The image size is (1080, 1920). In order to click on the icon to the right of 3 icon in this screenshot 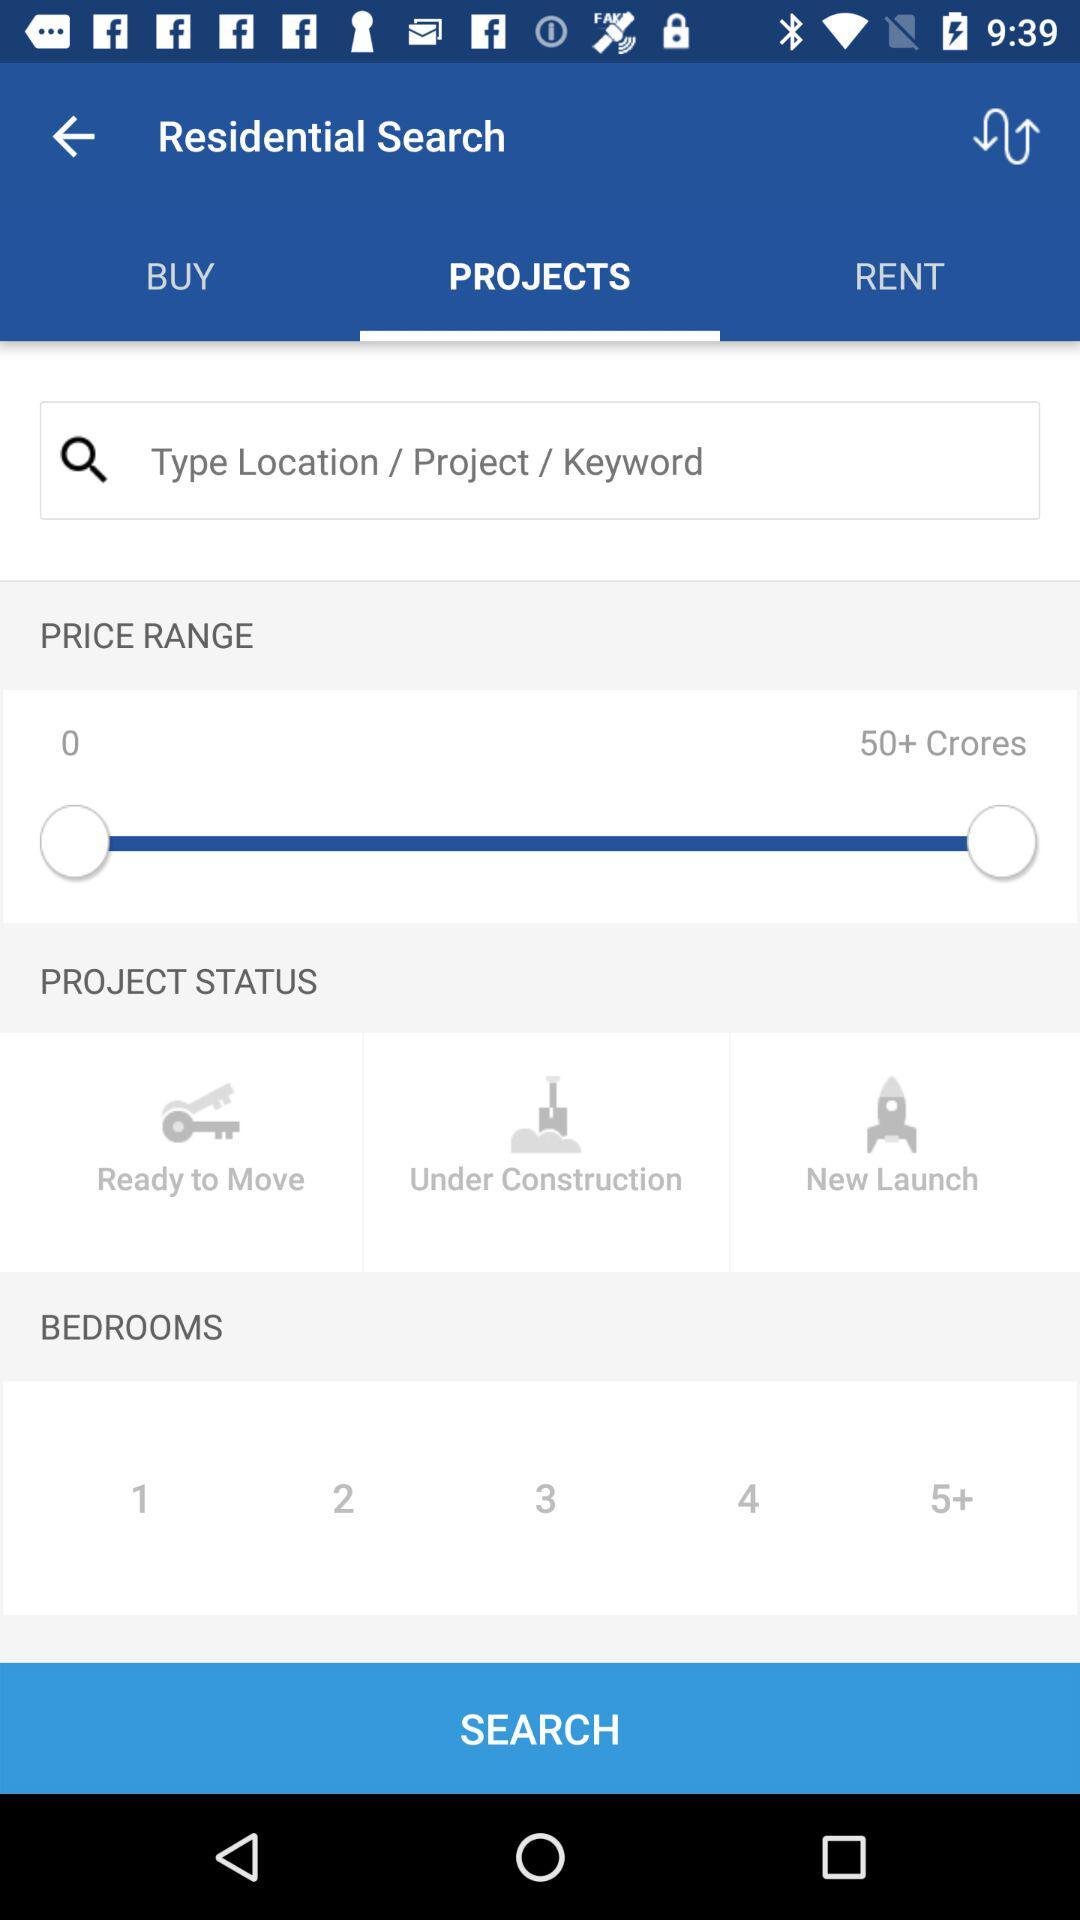, I will do `click(748, 1498)`.